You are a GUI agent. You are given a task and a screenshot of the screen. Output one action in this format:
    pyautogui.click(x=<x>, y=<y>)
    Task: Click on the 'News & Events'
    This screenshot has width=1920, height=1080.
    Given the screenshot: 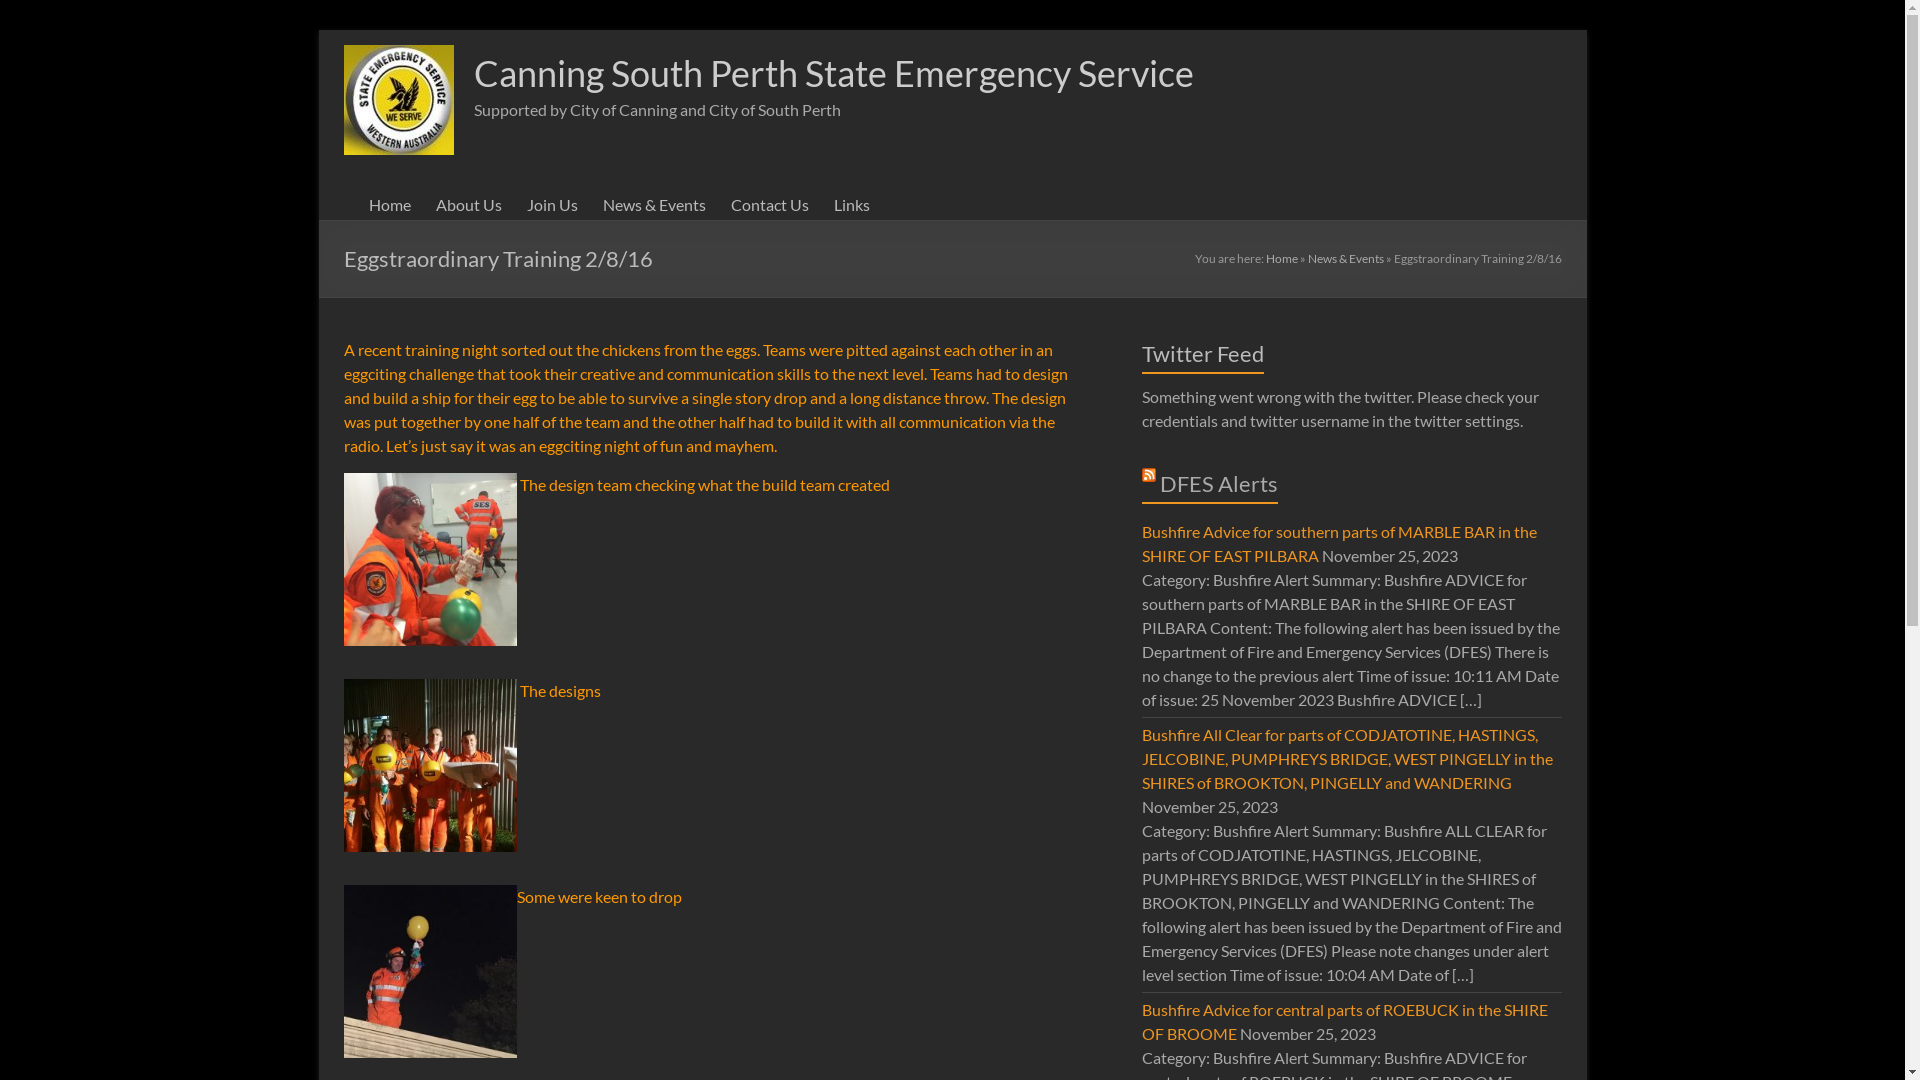 What is the action you would take?
    pyautogui.click(x=1345, y=257)
    